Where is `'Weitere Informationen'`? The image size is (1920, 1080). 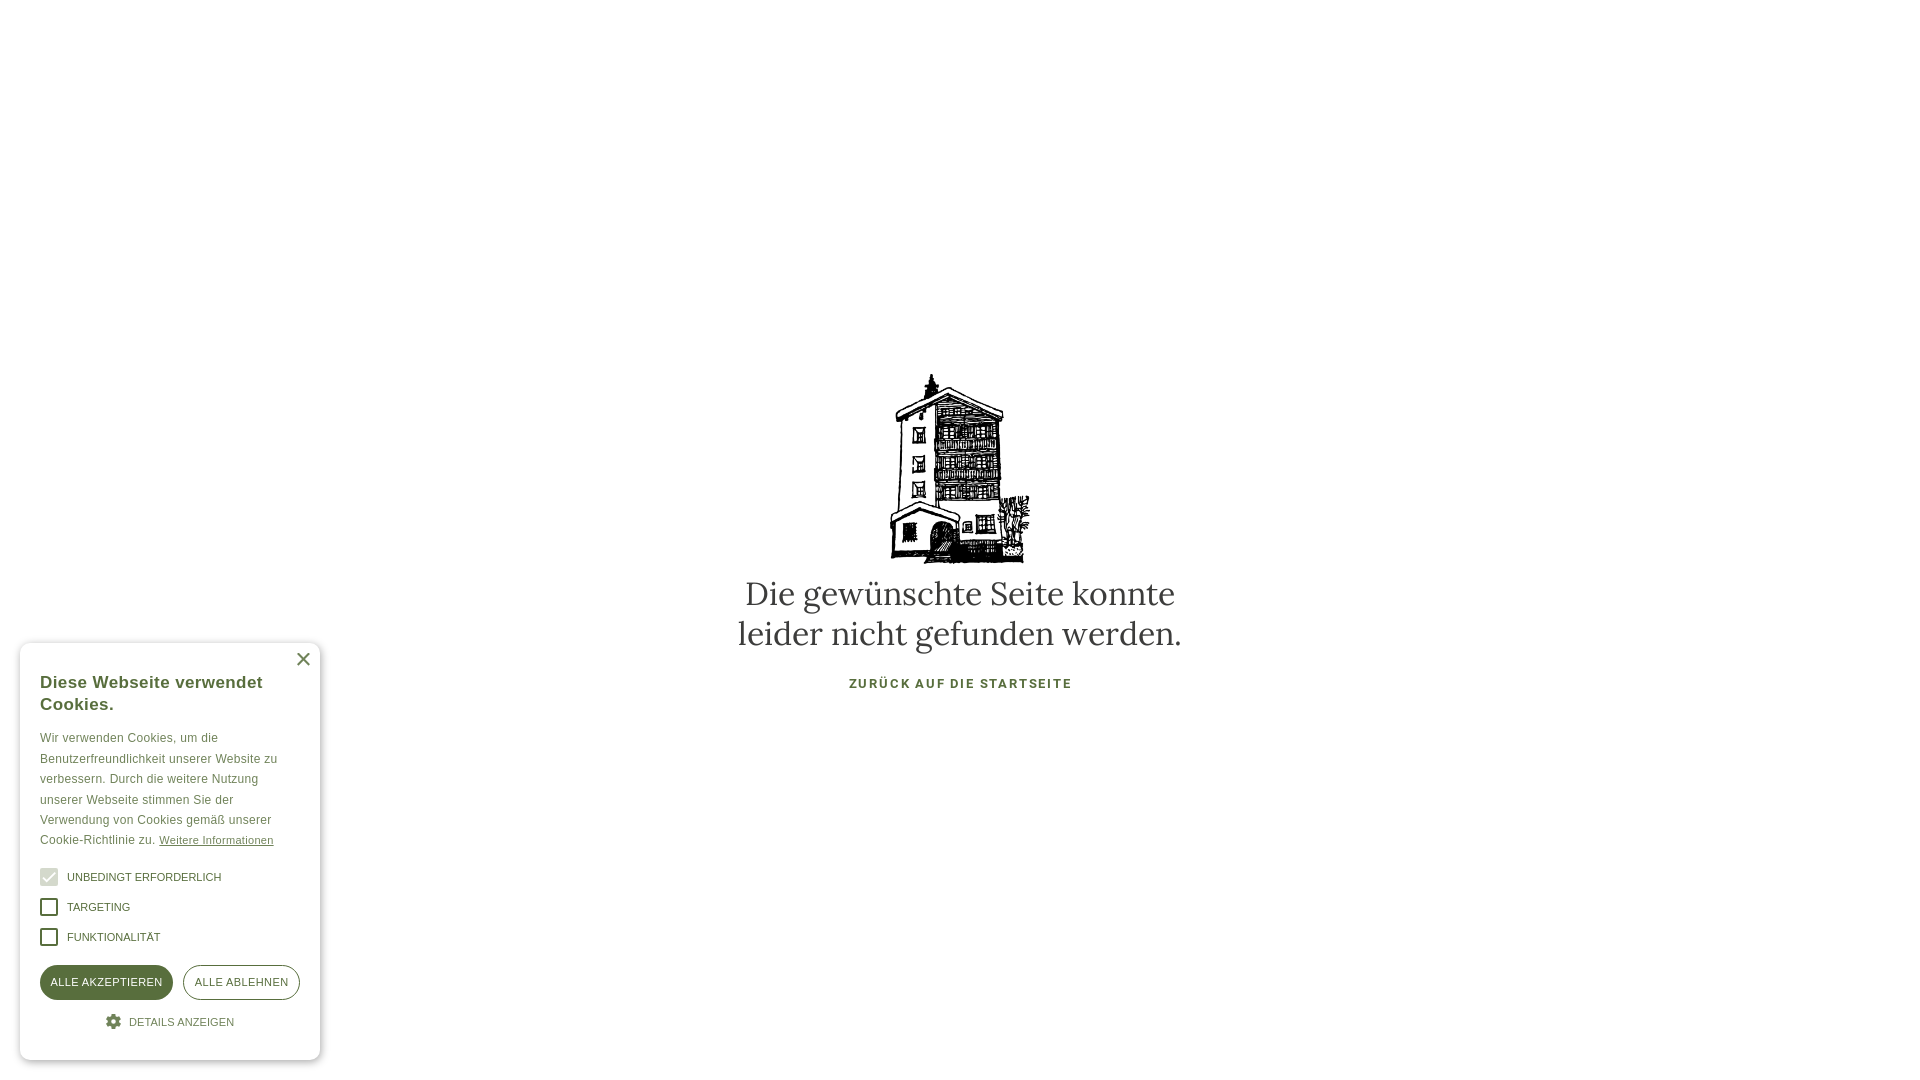 'Weitere Informationen' is located at coordinates (157, 840).